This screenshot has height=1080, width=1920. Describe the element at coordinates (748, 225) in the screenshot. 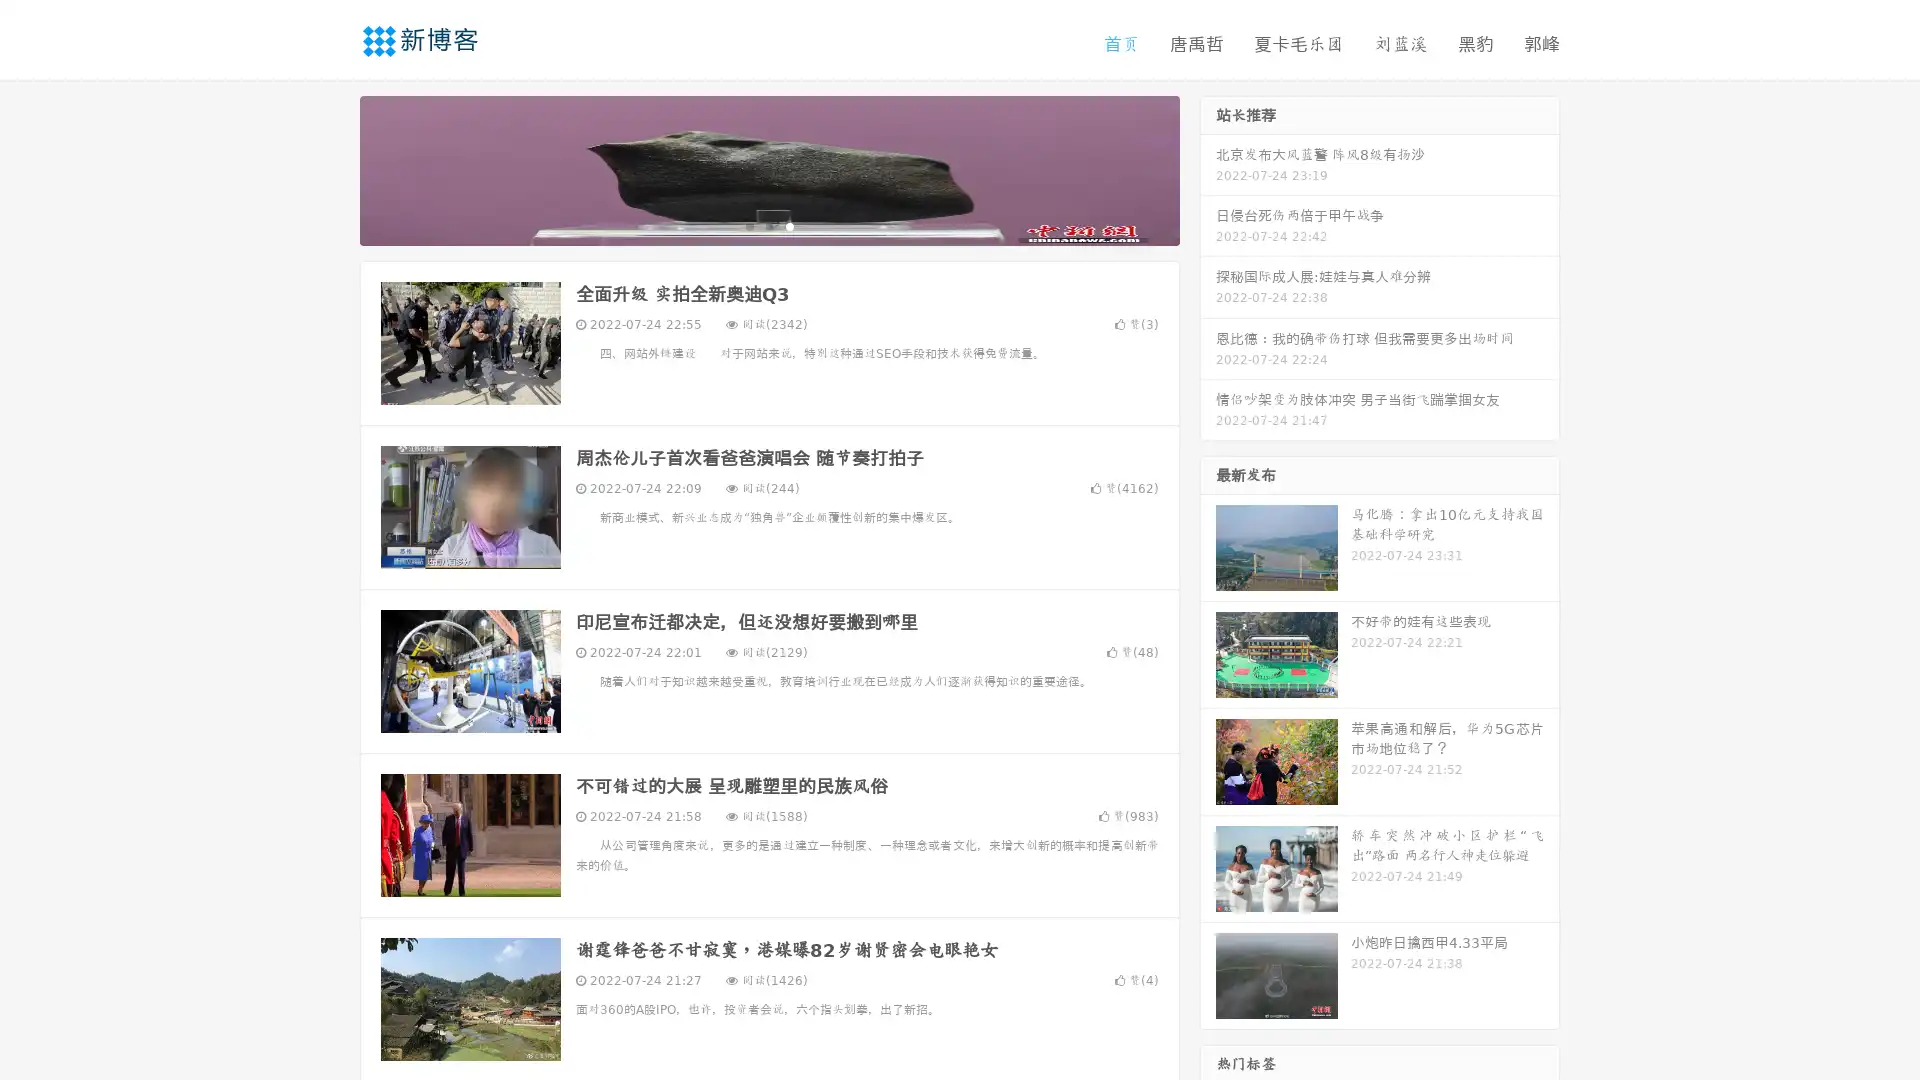

I see `Go to slide 1` at that location.